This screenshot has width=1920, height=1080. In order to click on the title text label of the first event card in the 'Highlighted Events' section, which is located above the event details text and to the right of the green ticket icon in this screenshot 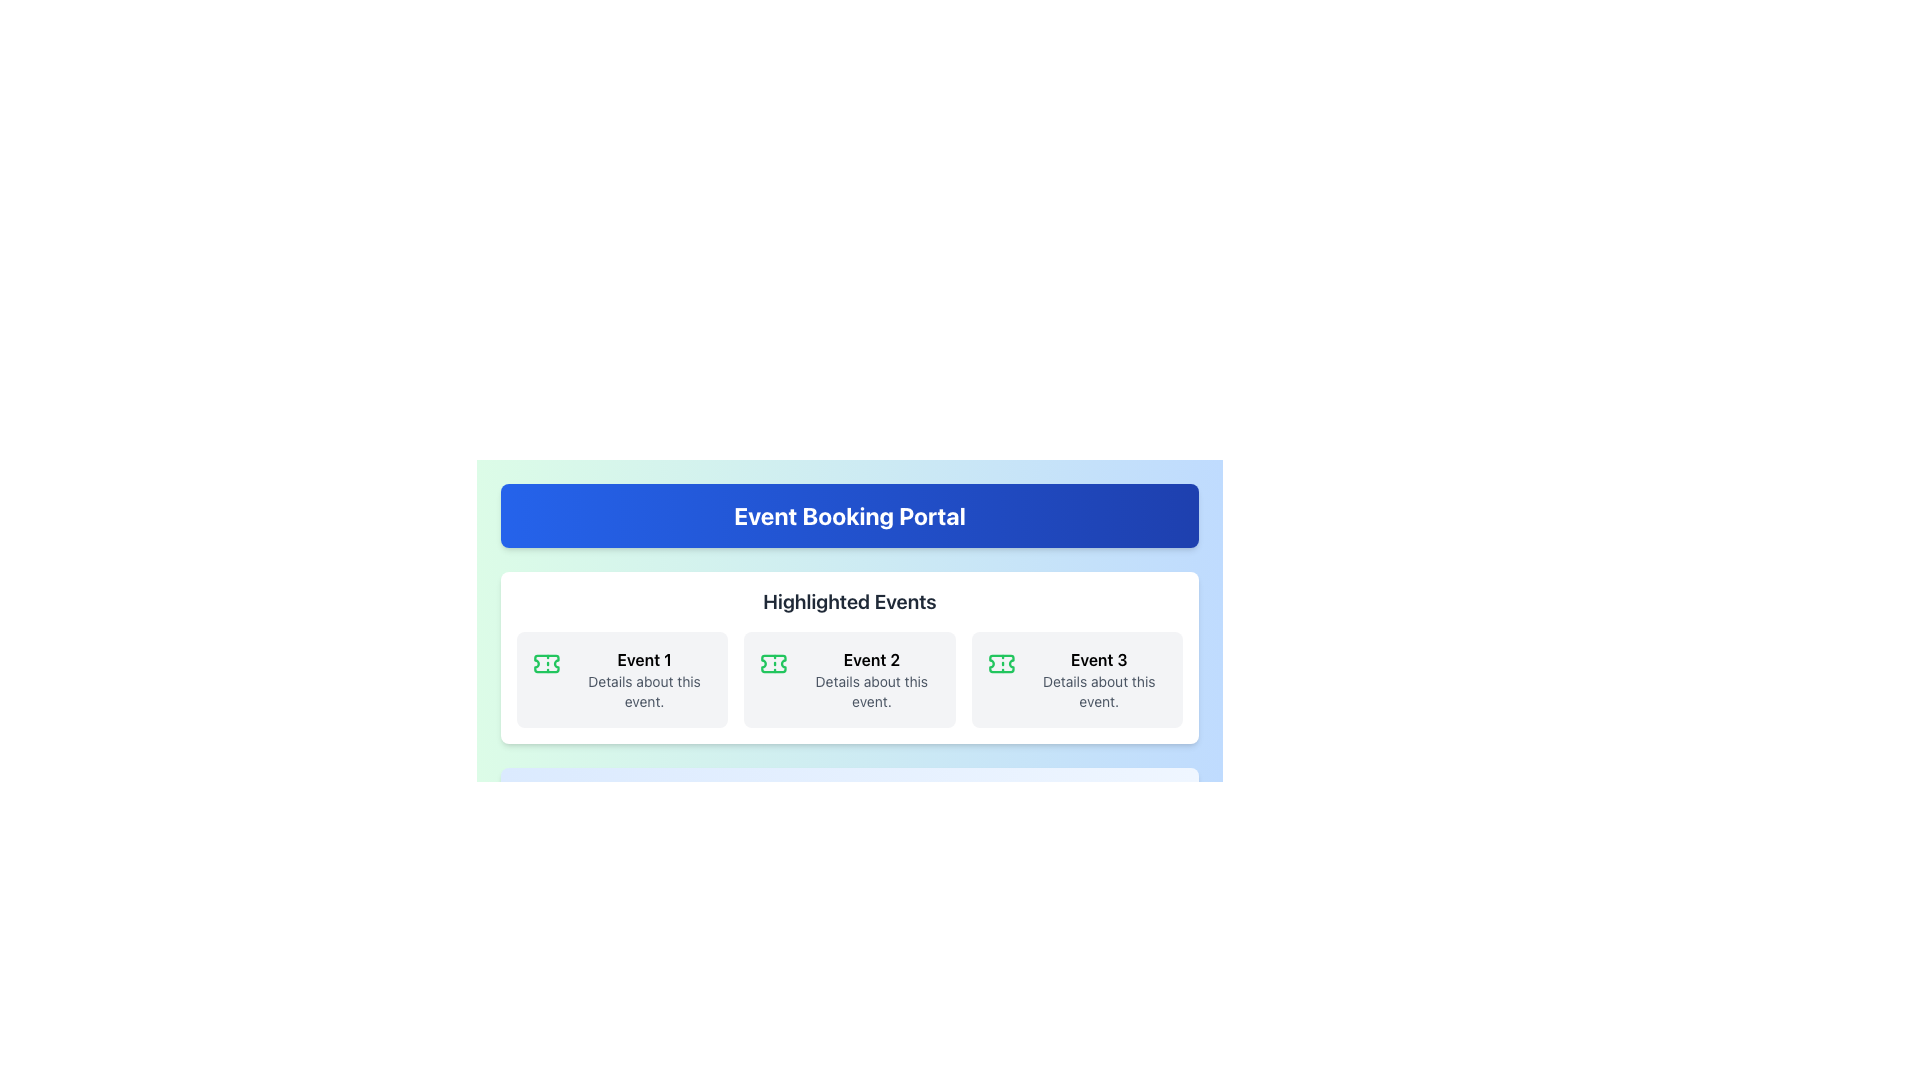, I will do `click(644, 659)`.